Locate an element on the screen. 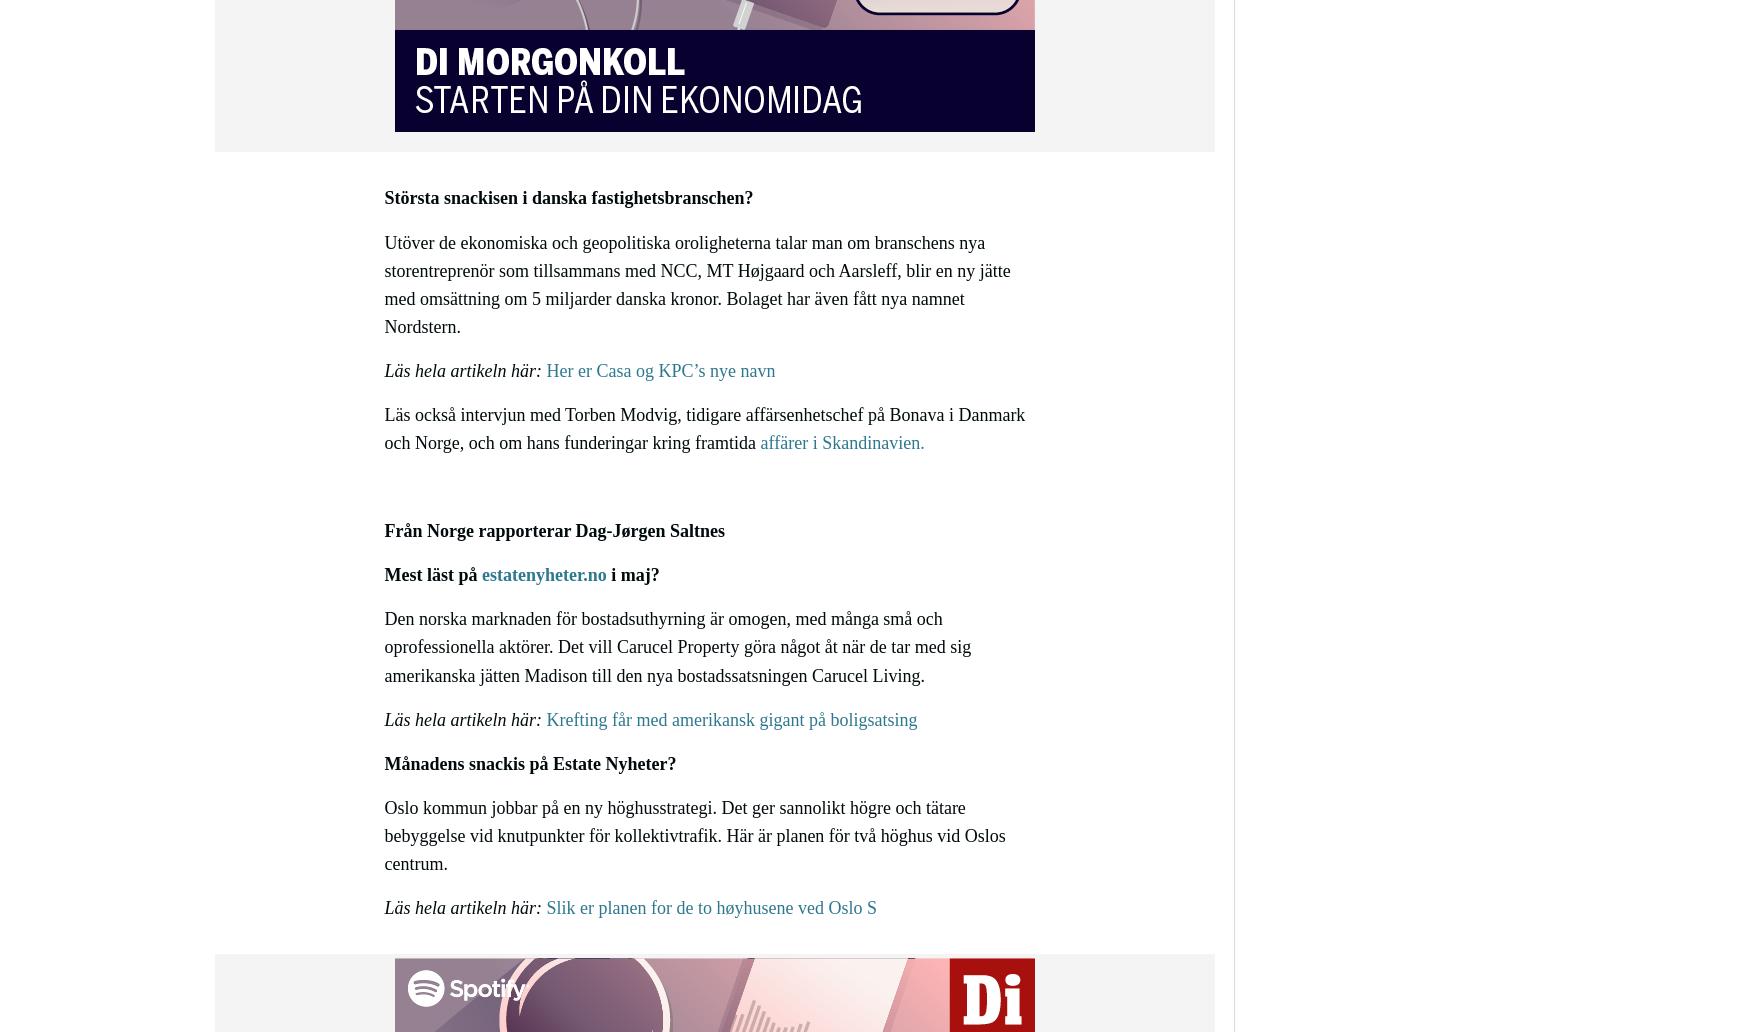 The height and width of the screenshot is (1032, 1750). 'Mest läst på' is located at coordinates (431, 575).